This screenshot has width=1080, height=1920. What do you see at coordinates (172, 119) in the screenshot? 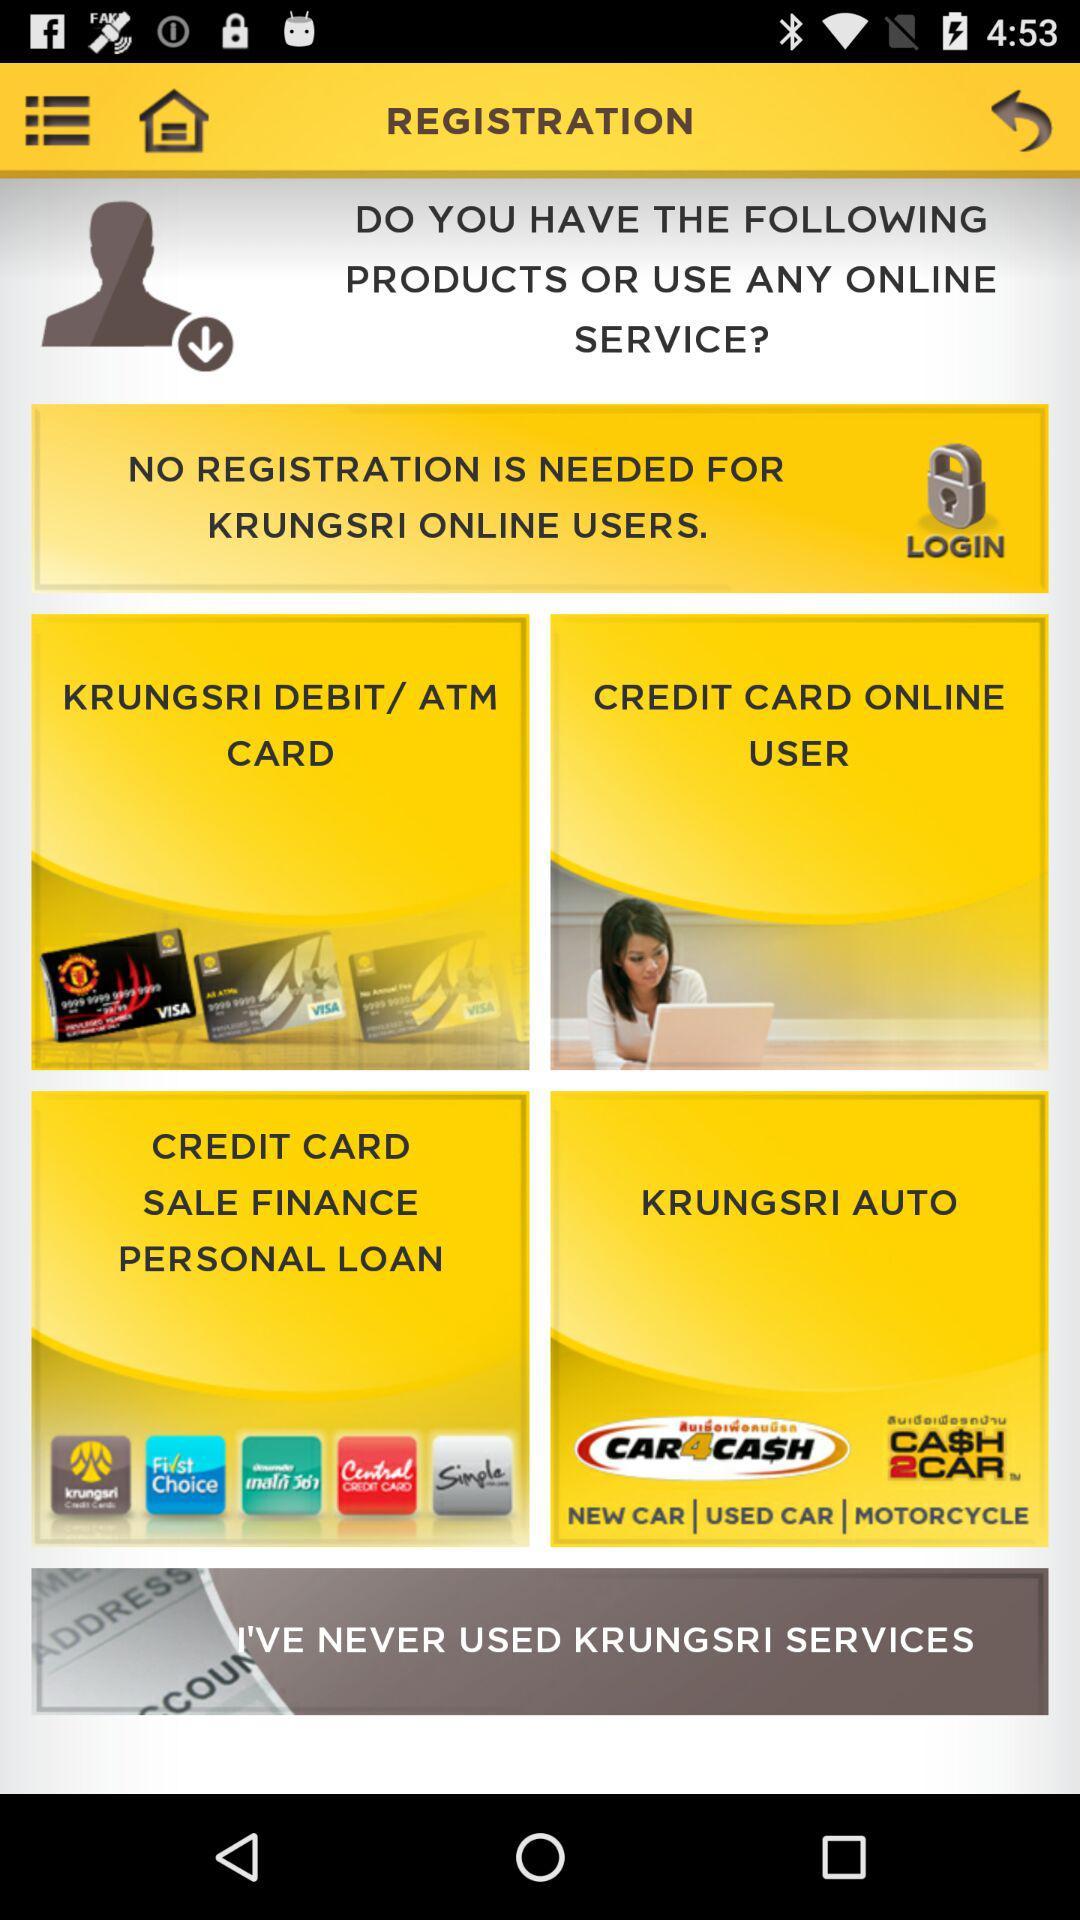
I see `home` at bounding box center [172, 119].